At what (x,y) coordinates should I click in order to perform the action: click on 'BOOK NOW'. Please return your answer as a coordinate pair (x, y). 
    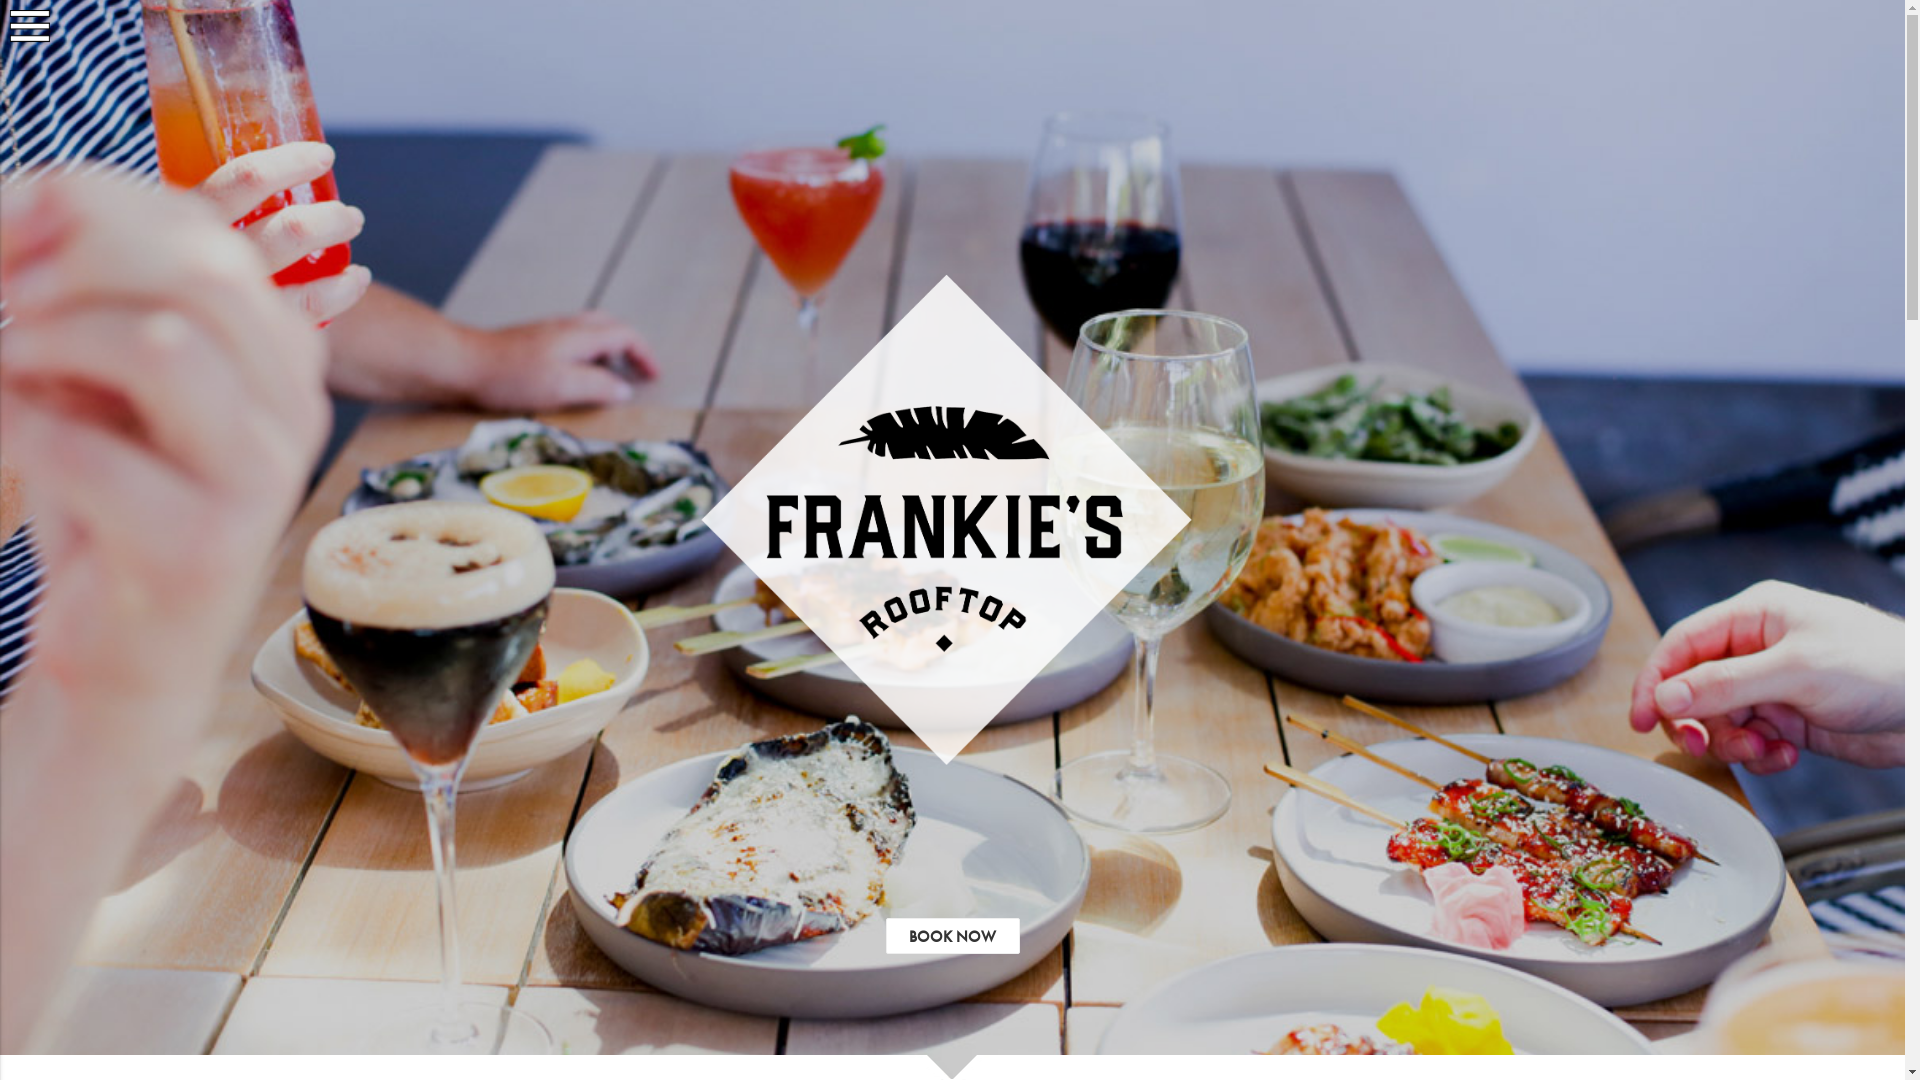
    Looking at the image, I should click on (952, 936).